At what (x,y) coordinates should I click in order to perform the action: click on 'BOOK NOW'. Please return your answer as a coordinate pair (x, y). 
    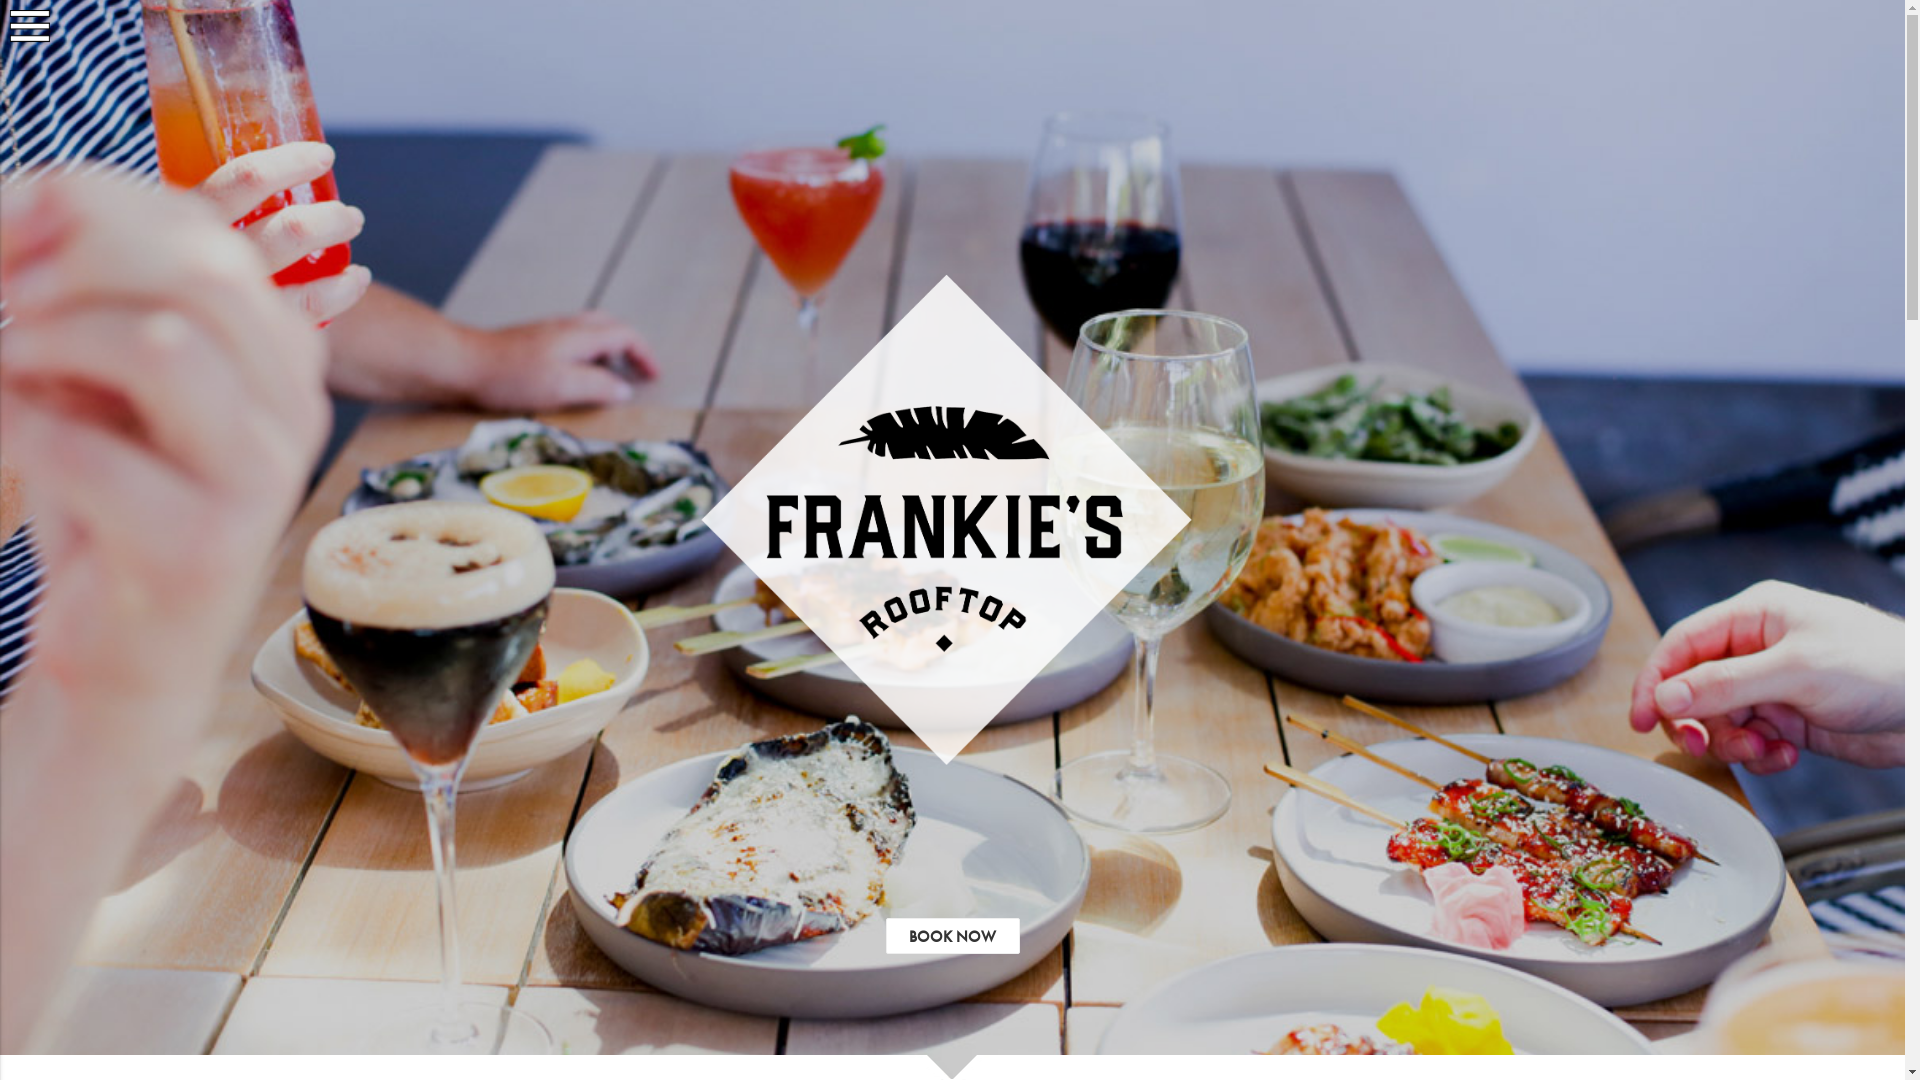
    Looking at the image, I should click on (952, 936).